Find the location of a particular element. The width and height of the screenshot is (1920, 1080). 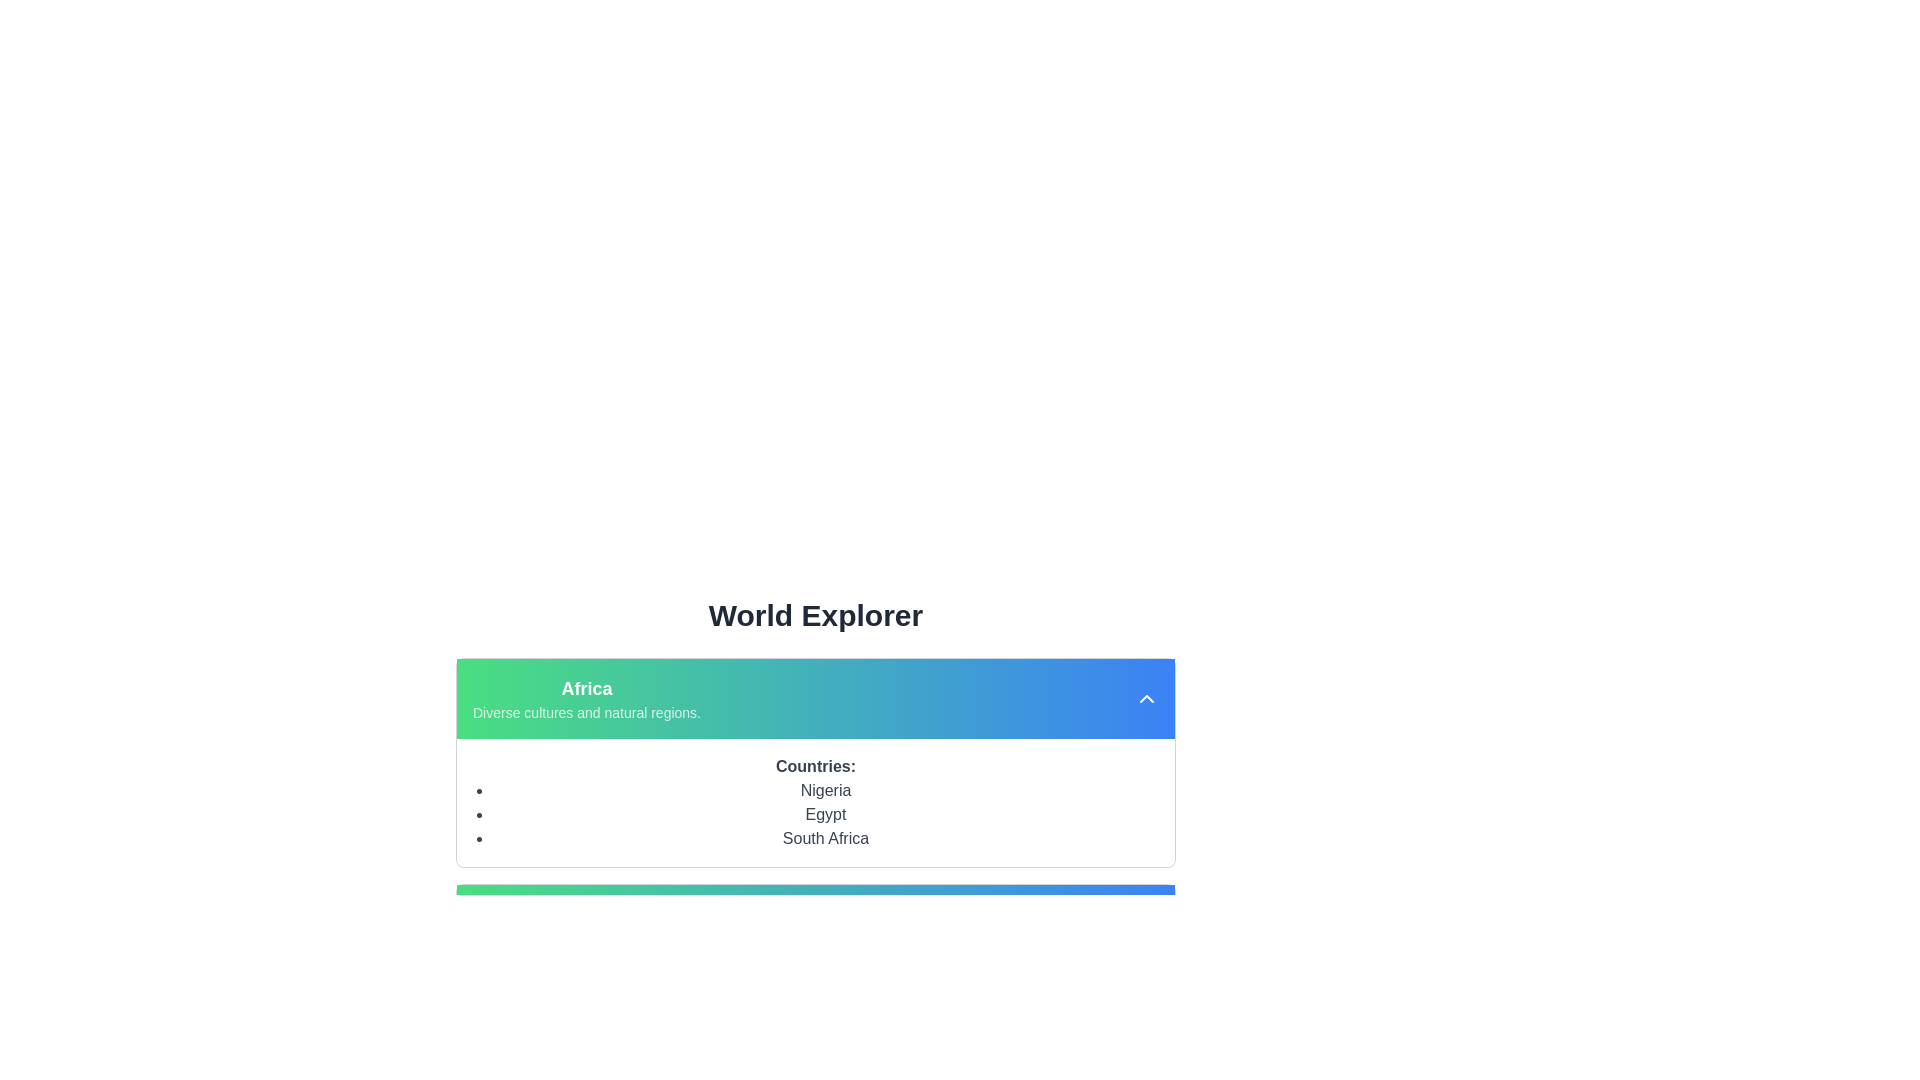

the Text Label displaying 'Egypt', which is the second item in the bulleted list under 'Countries:' in the 'Africa' section is located at coordinates (825, 814).